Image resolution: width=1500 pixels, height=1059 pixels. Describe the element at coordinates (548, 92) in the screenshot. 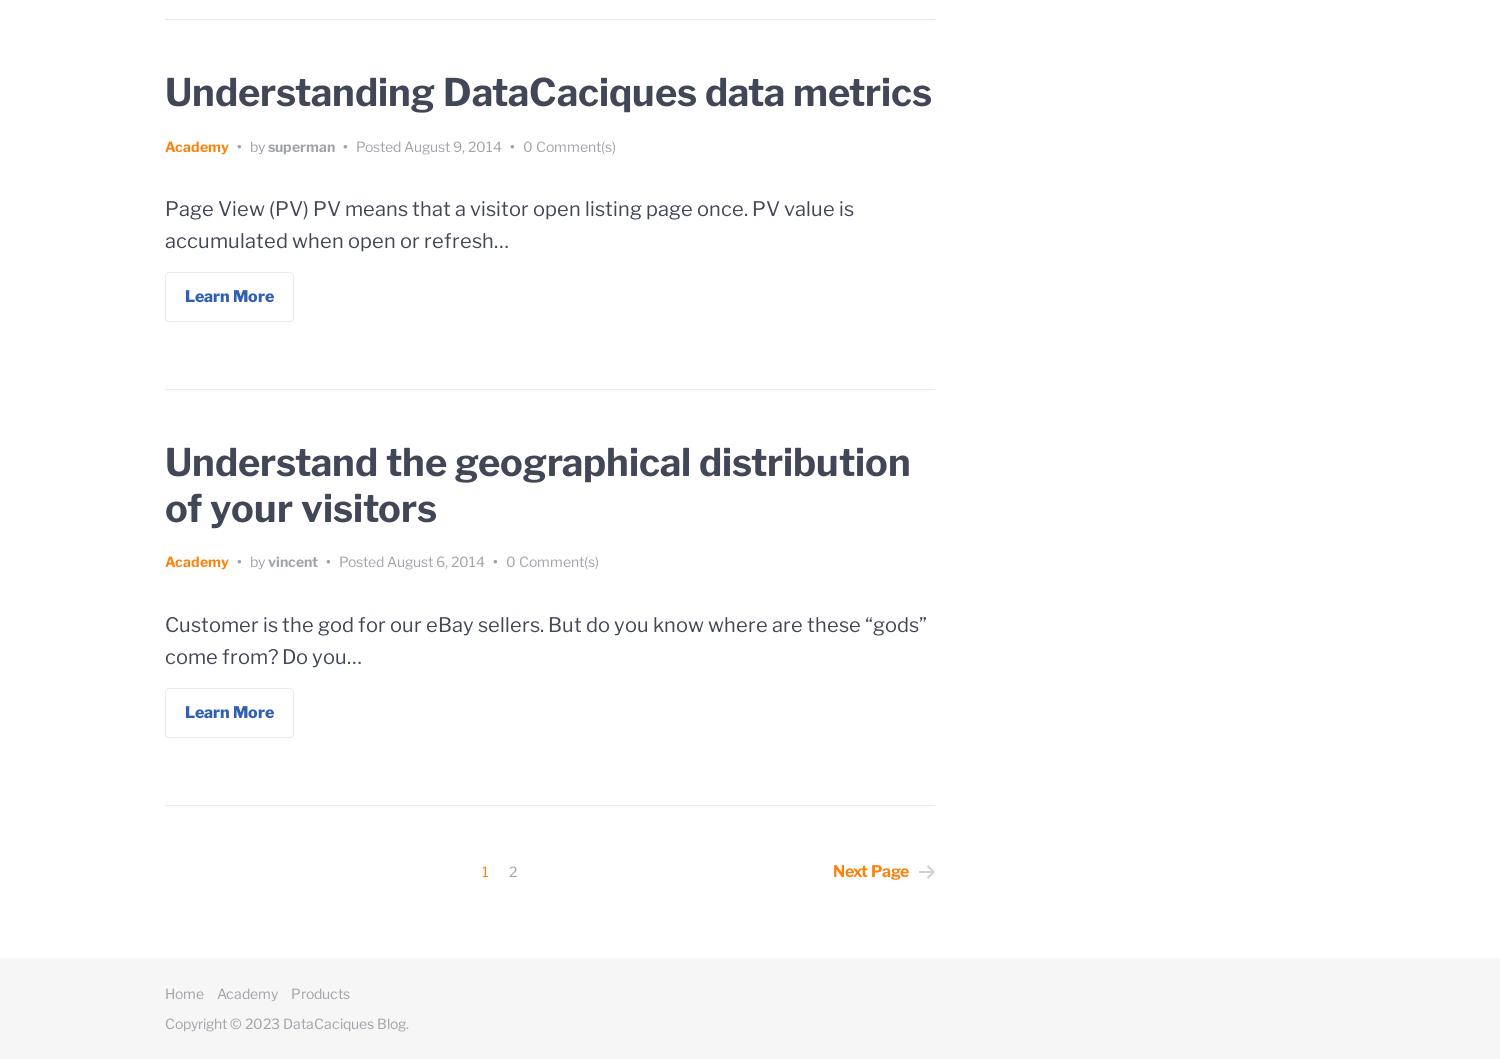

I see `'Understanding DataCaciques data metrics'` at that location.